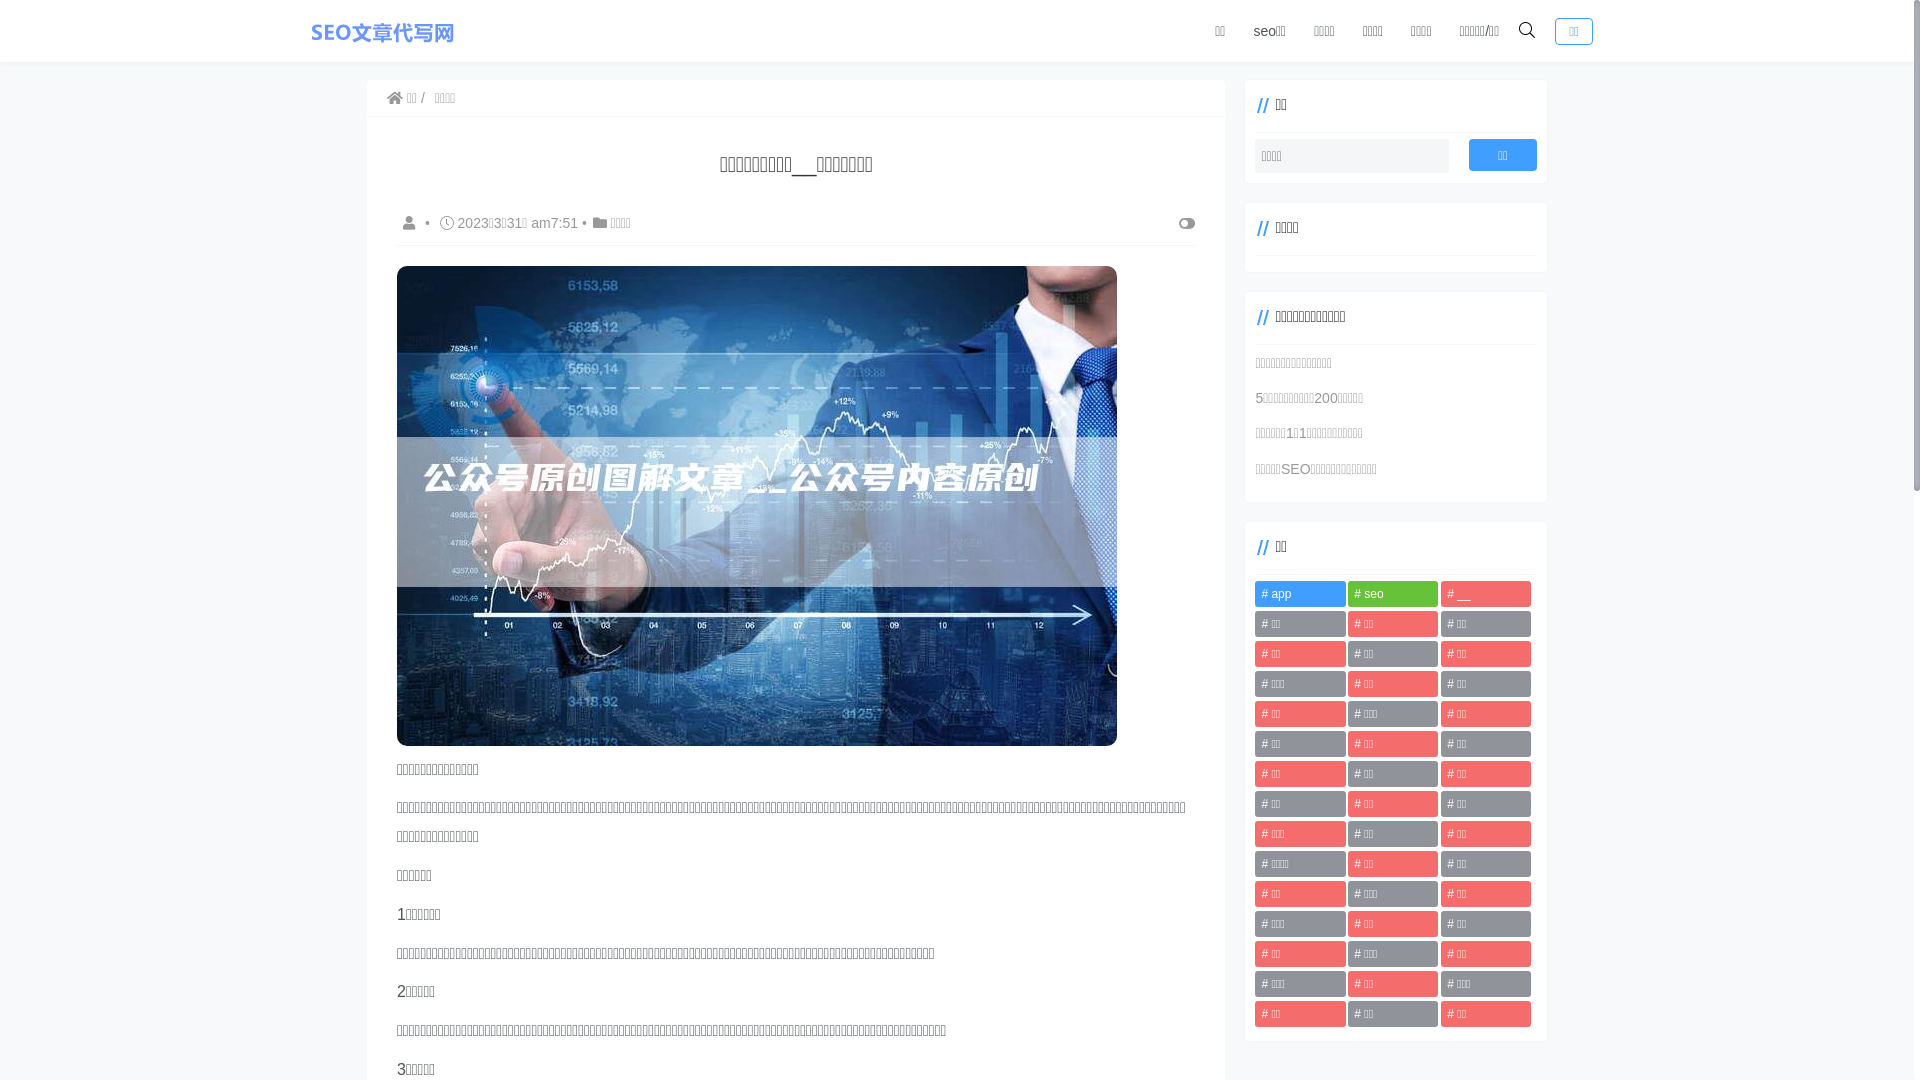 The height and width of the screenshot is (1080, 1920). I want to click on 'seo', so click(1391, 593).